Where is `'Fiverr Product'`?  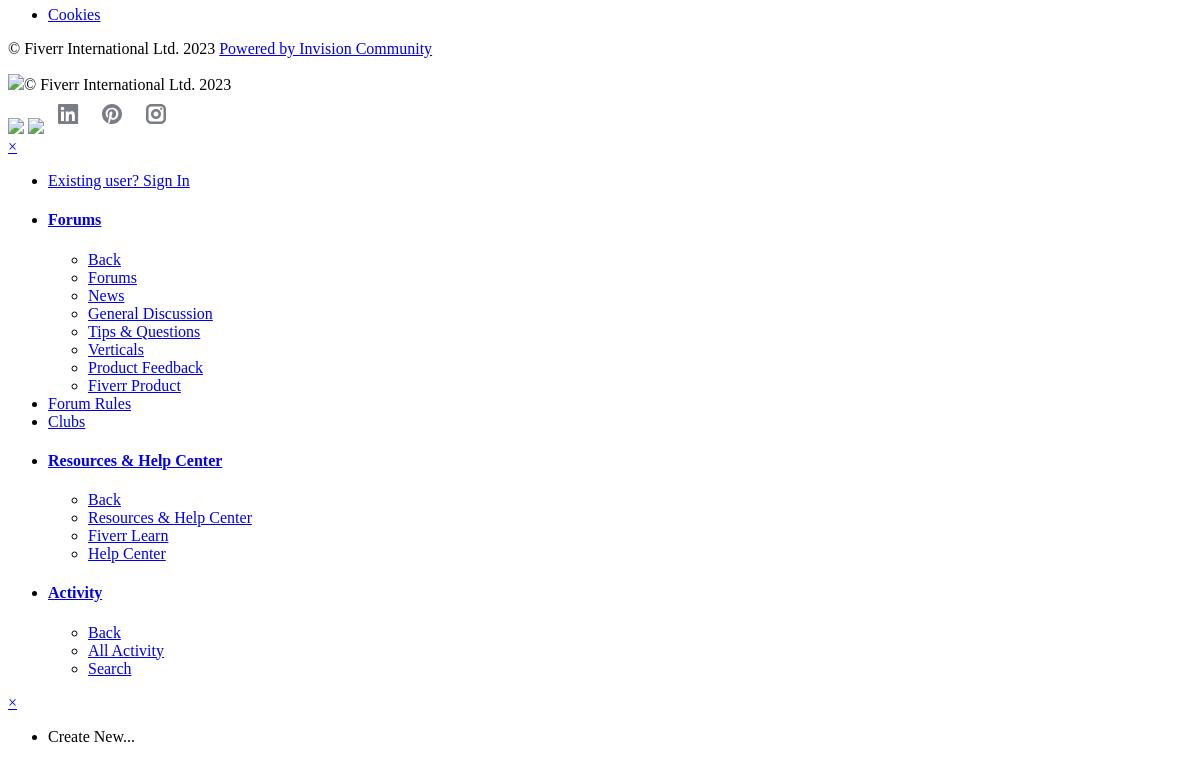
'Fiverr Product' is located at coordinates (134, 384).